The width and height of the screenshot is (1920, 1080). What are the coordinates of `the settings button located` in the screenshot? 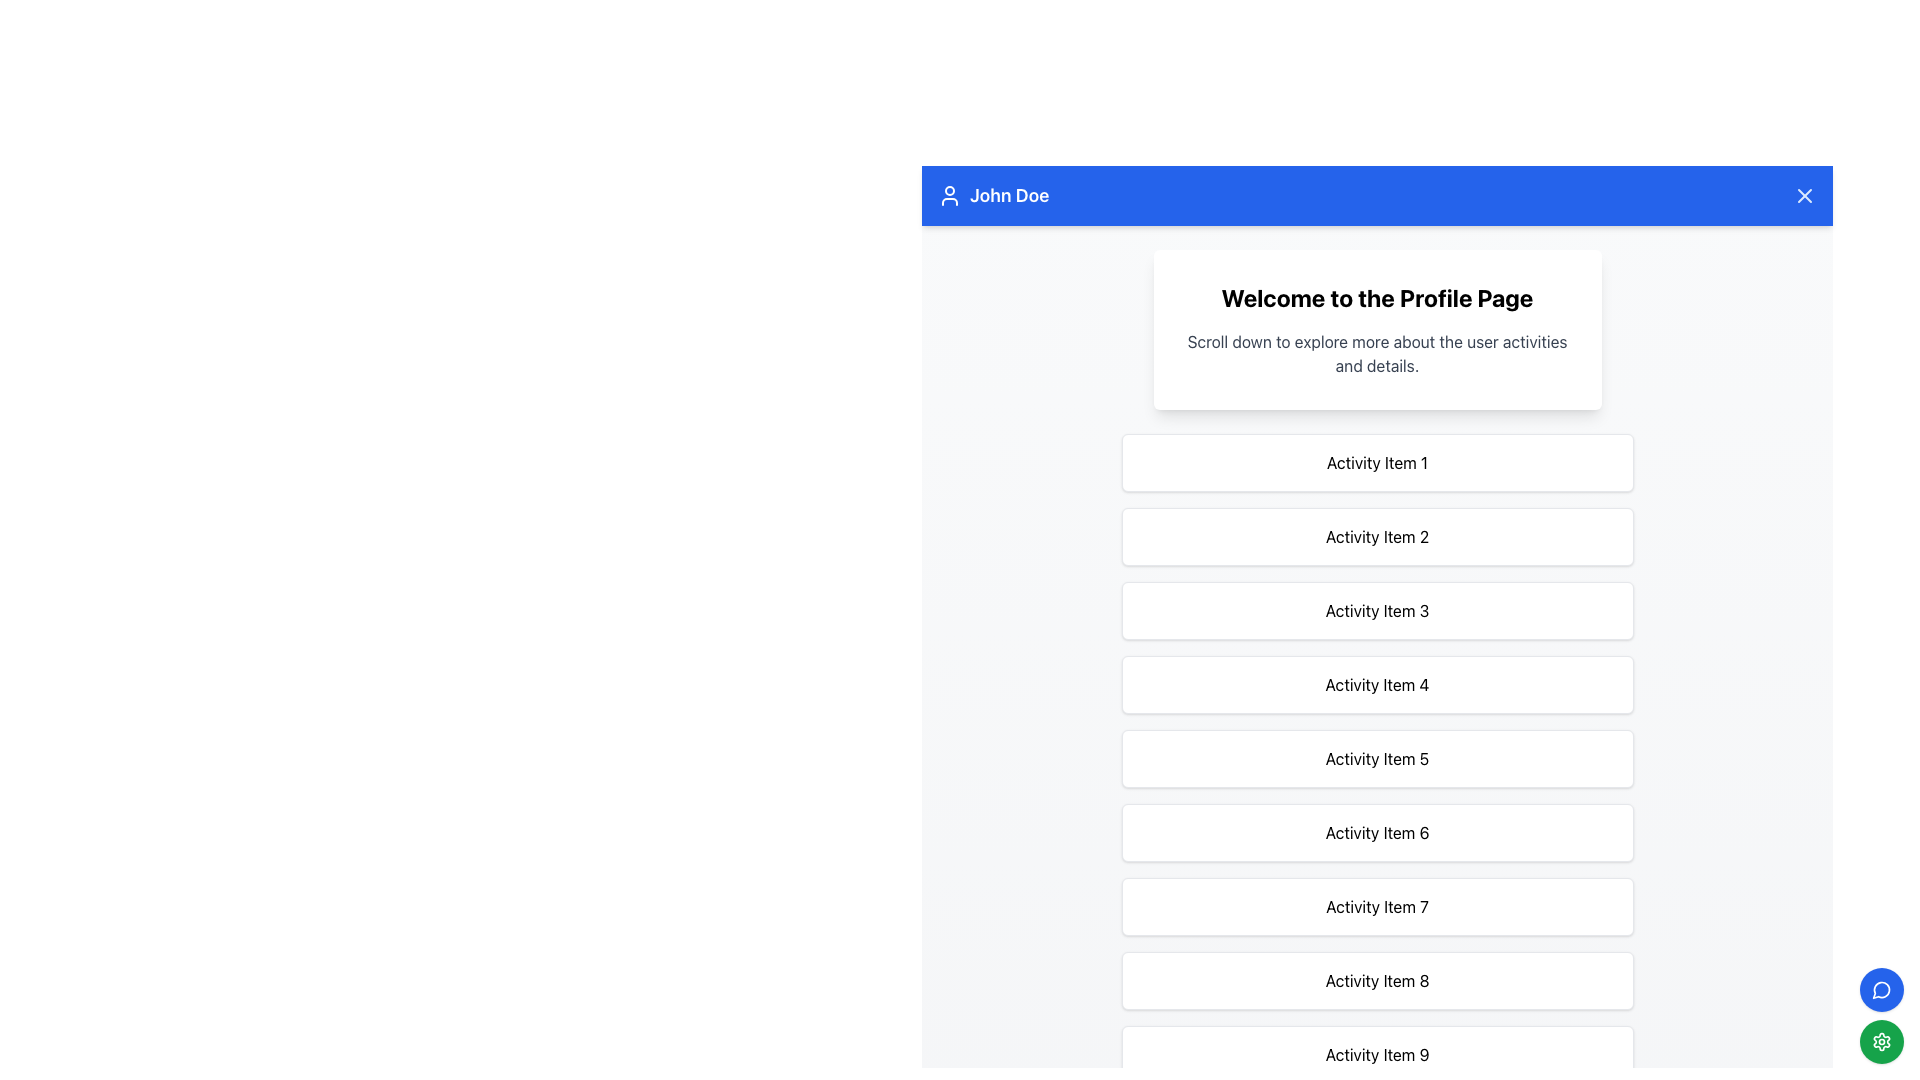 It's located at (1880, 1040).